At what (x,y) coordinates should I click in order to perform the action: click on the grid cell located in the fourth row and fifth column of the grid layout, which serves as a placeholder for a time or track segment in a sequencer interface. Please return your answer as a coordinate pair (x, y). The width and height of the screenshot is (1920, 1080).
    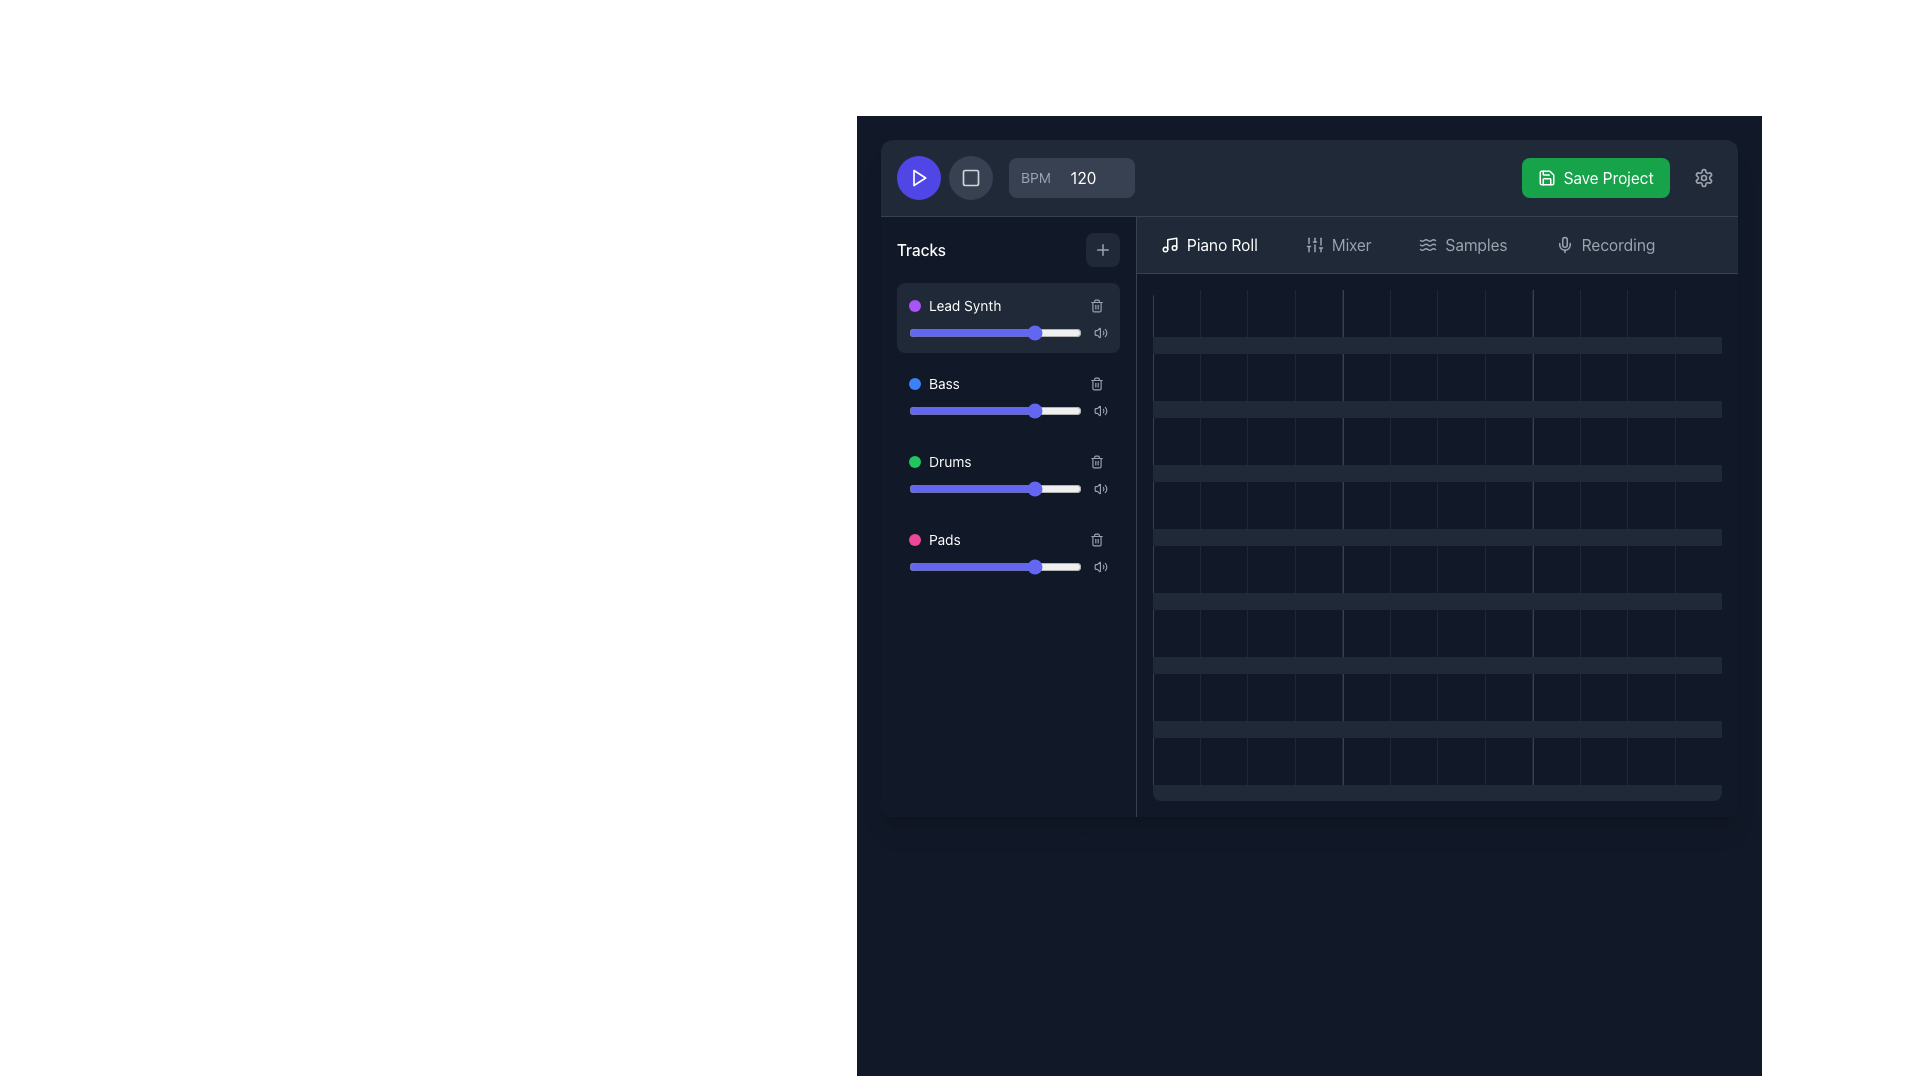
    Looking at the image, I should click on (1365, 504).